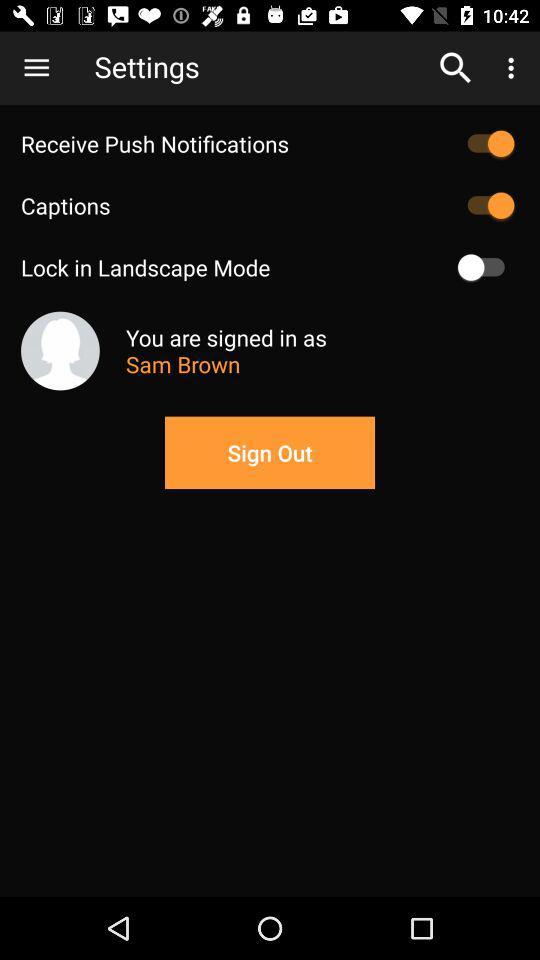  Describe the element at coordinates (485, 206) in the screenshot. I see `the slider which is beside captions` at that location.